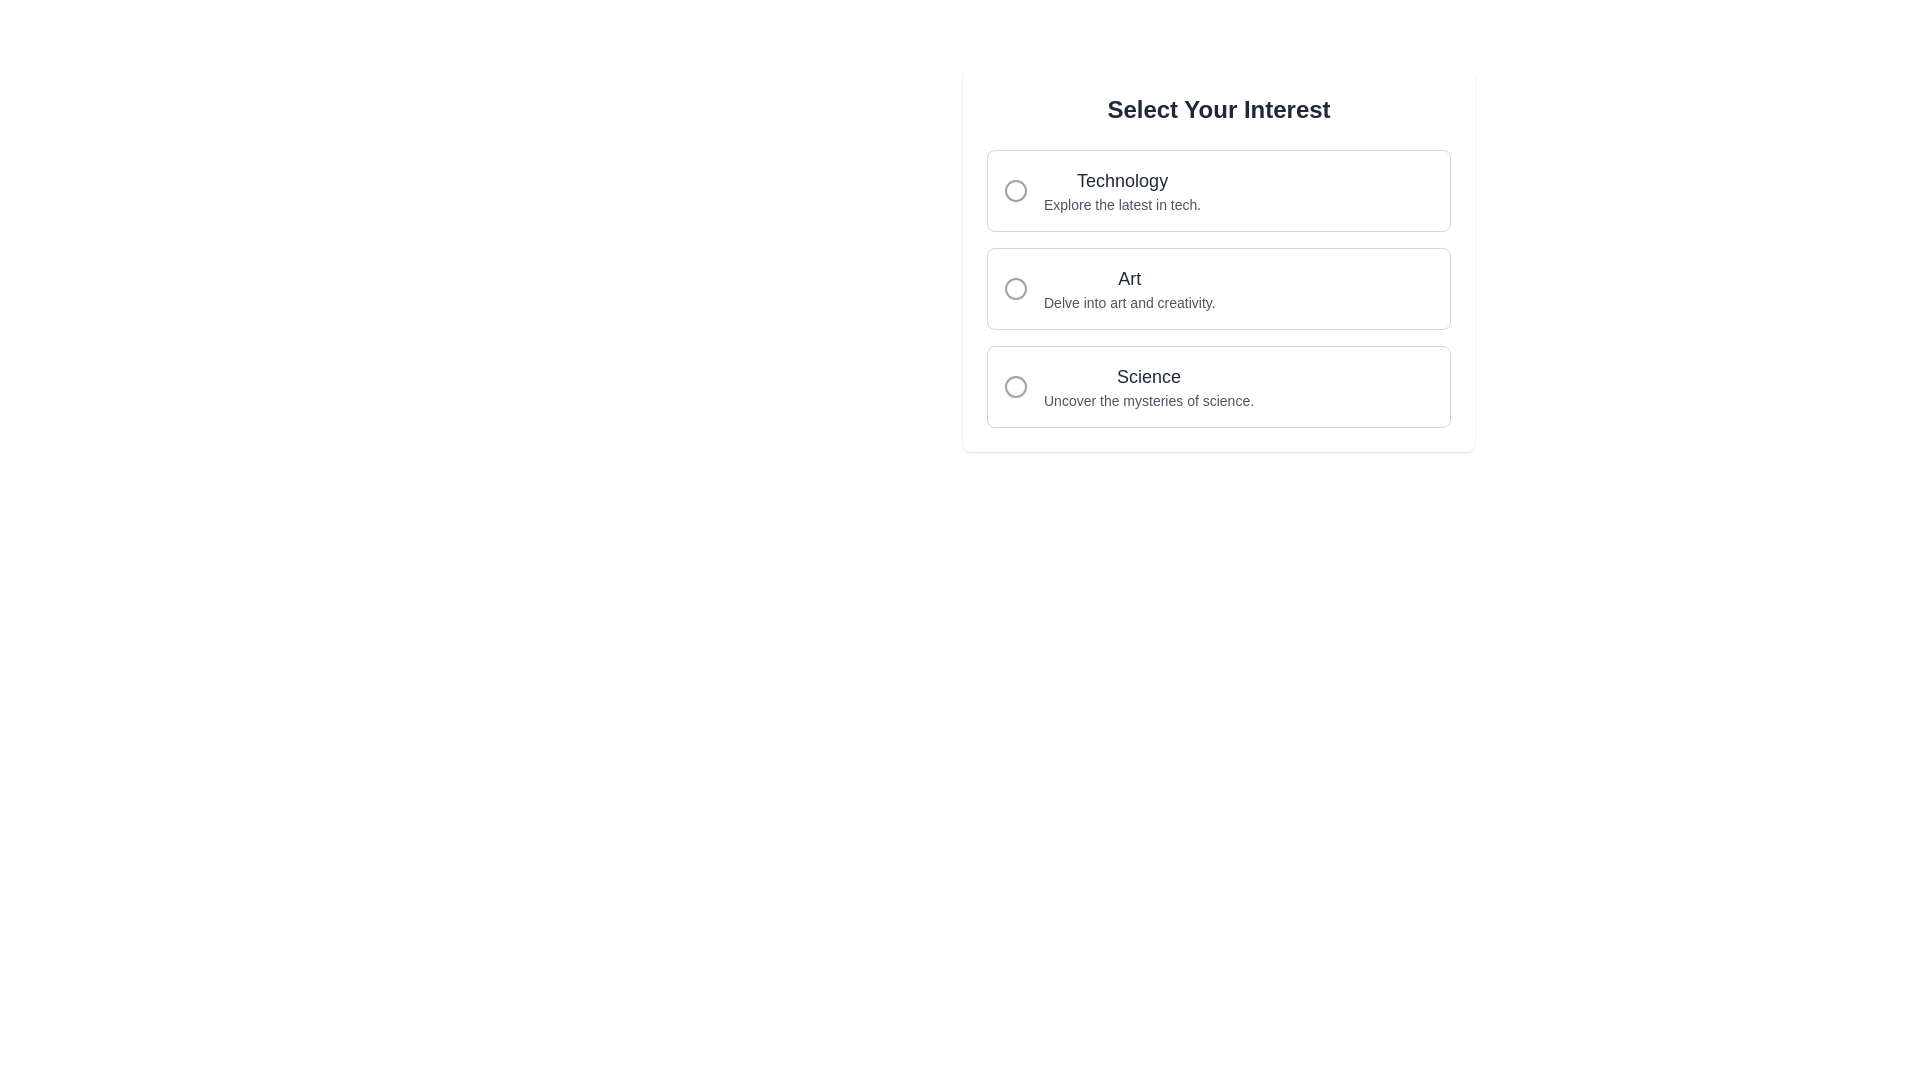 This screenshot has height=1080, width=1920. Describe the element at coordinates (1129, 289) in the screenshot. I see `the Text Block containing 'Art' and 'Delve into art and creativity'` at that location.